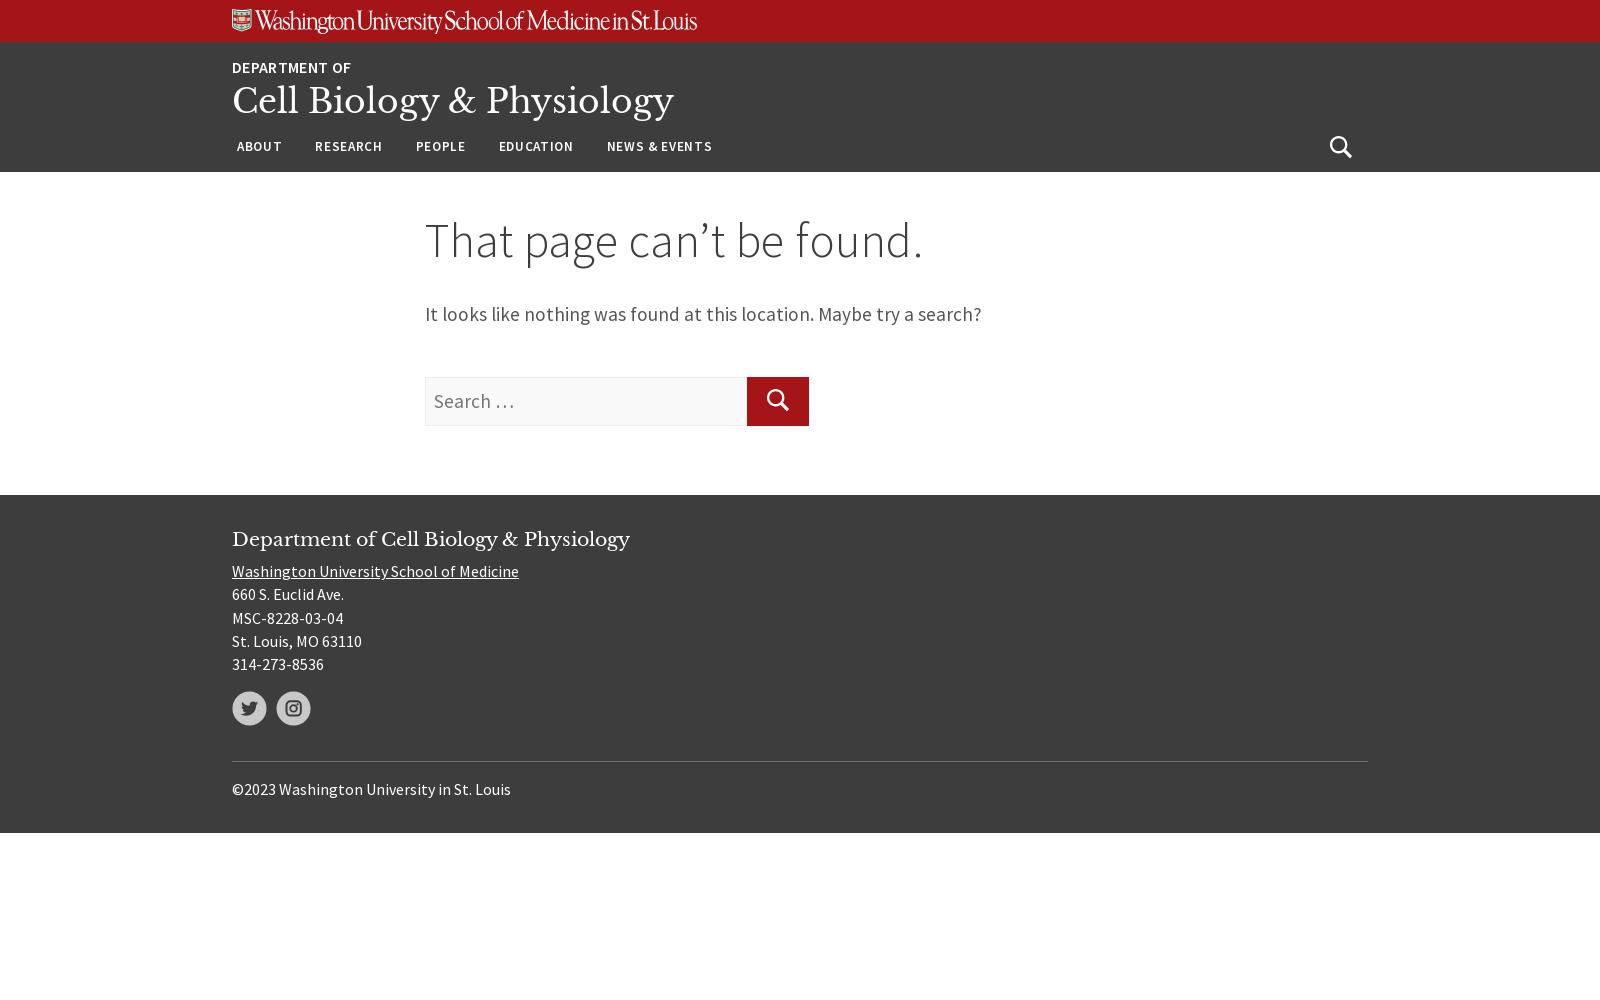 The height and width of the screenshot is (1000, 1600). I want to click on 'Become a Trainee', so click(563, 232).